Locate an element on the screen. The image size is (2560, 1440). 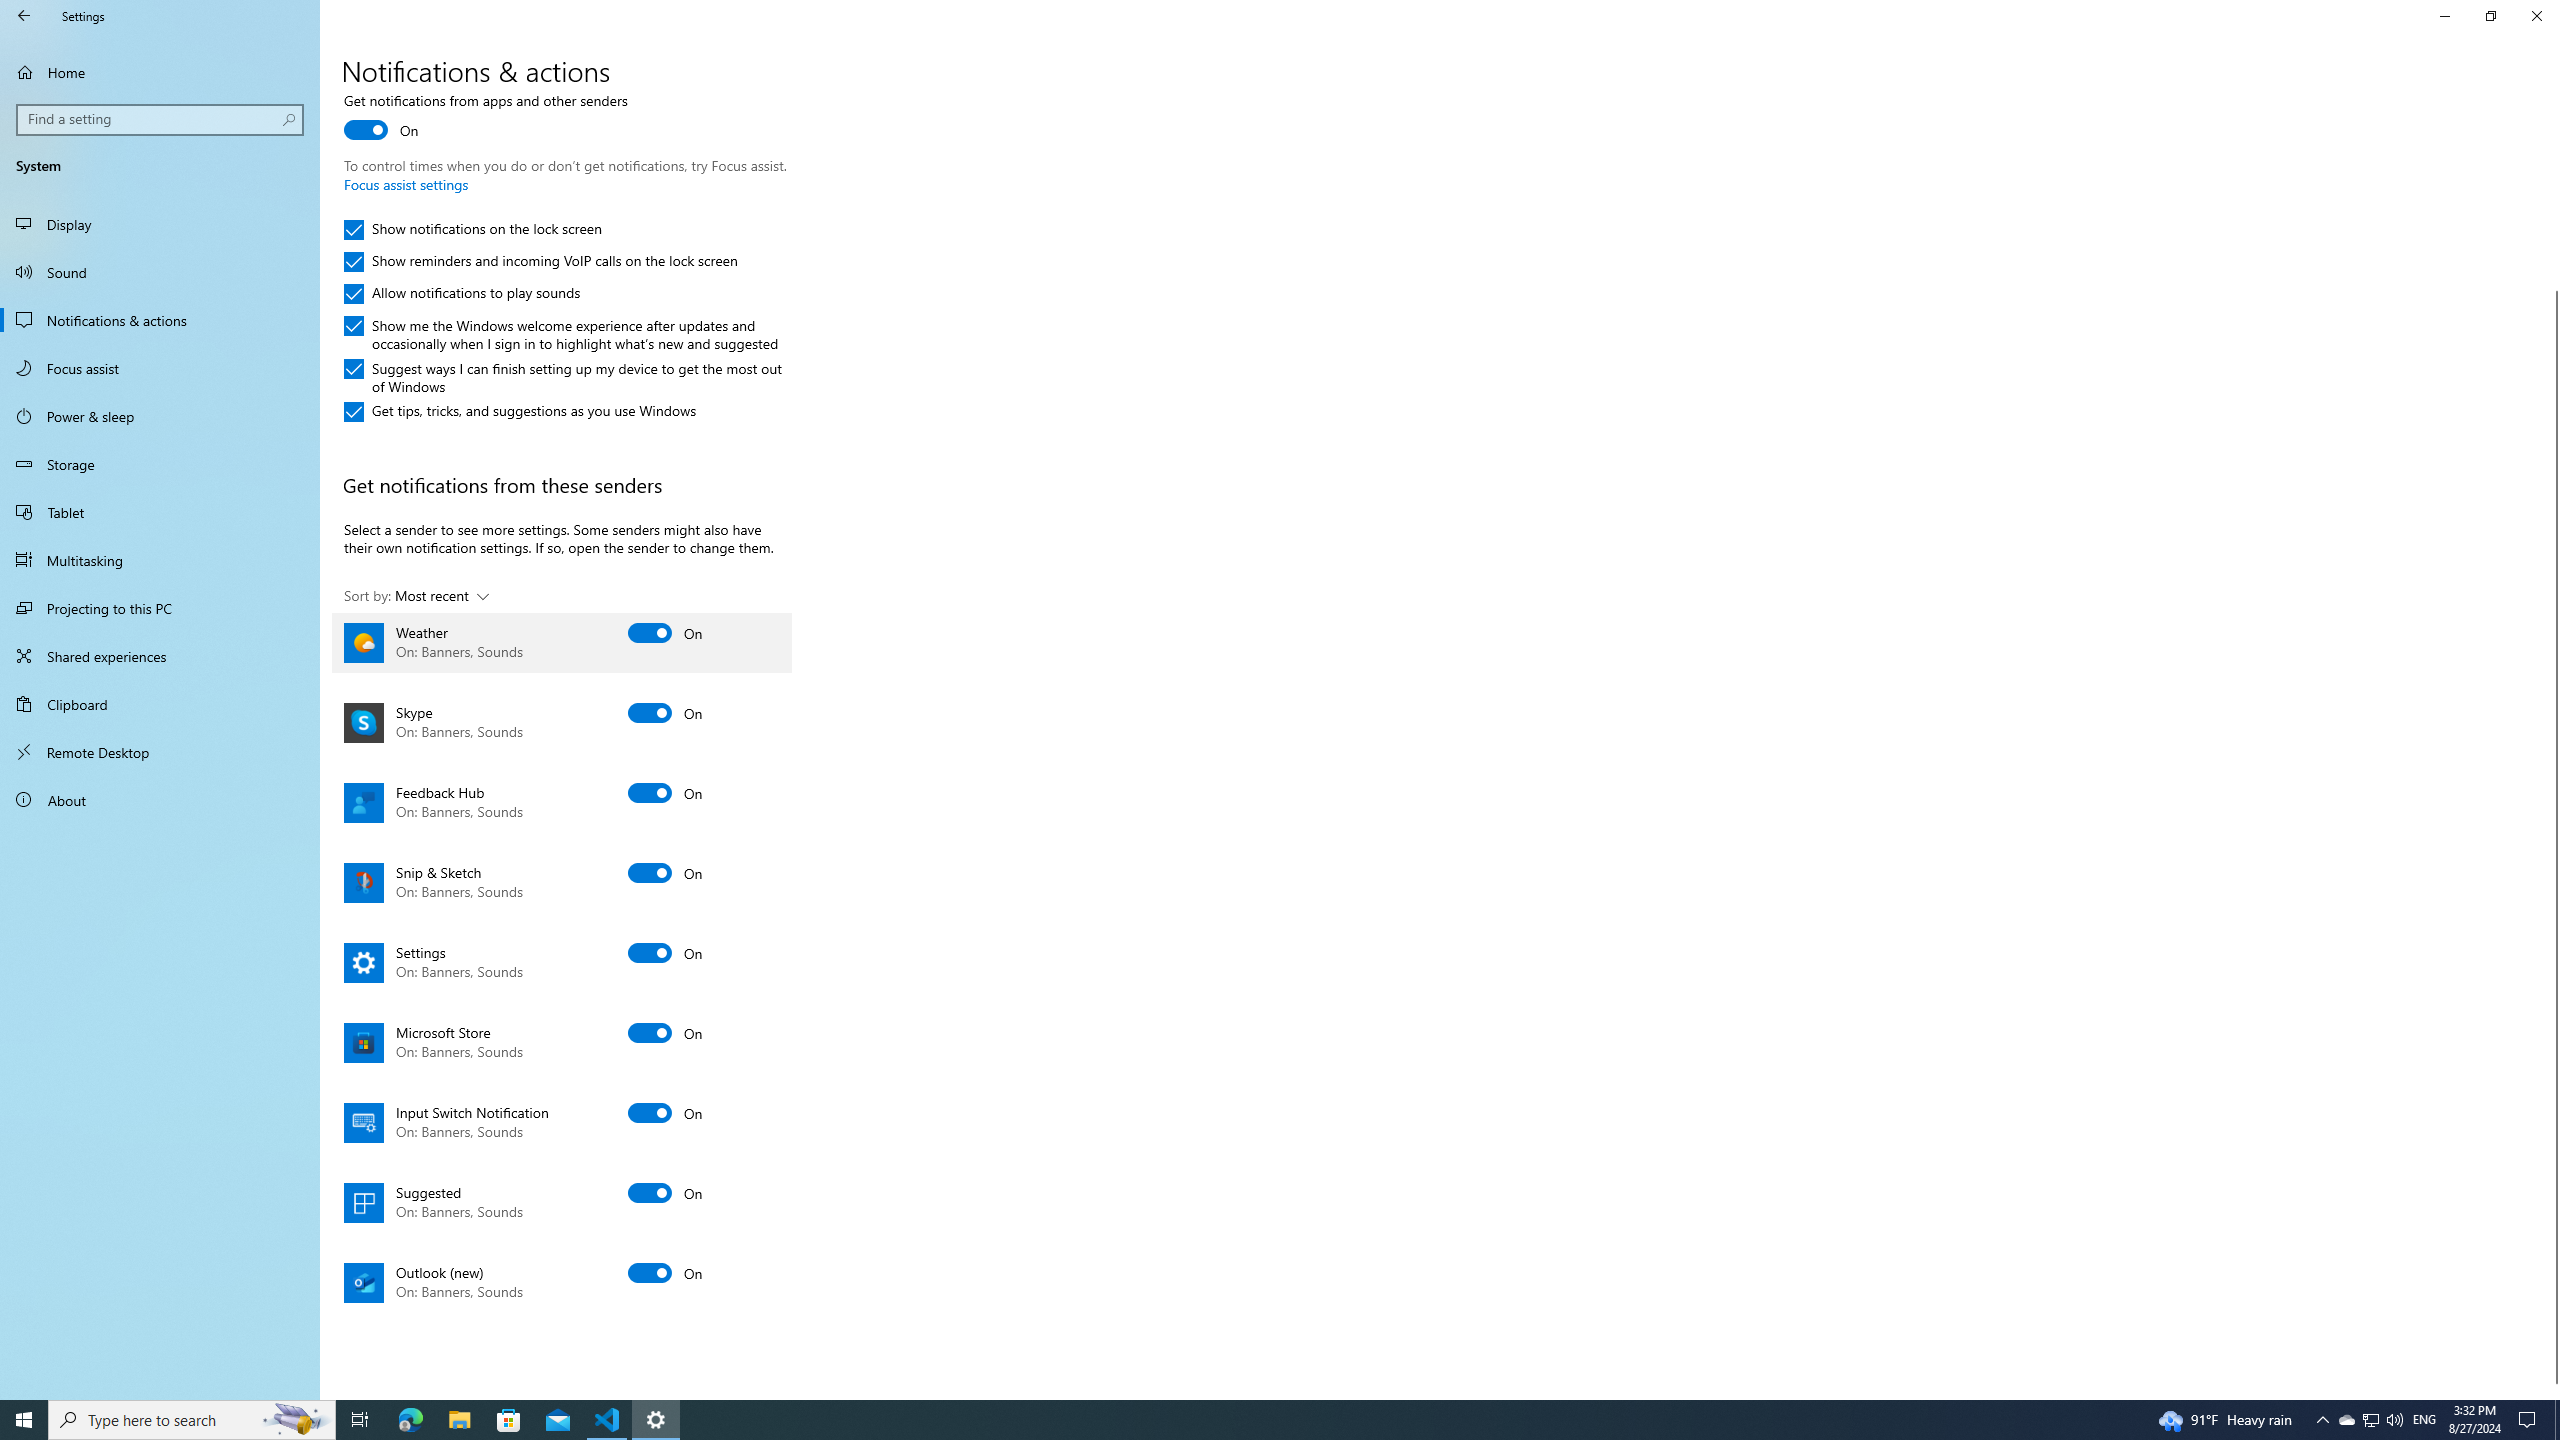
'Task View' is located at coordinates (358, 1418).